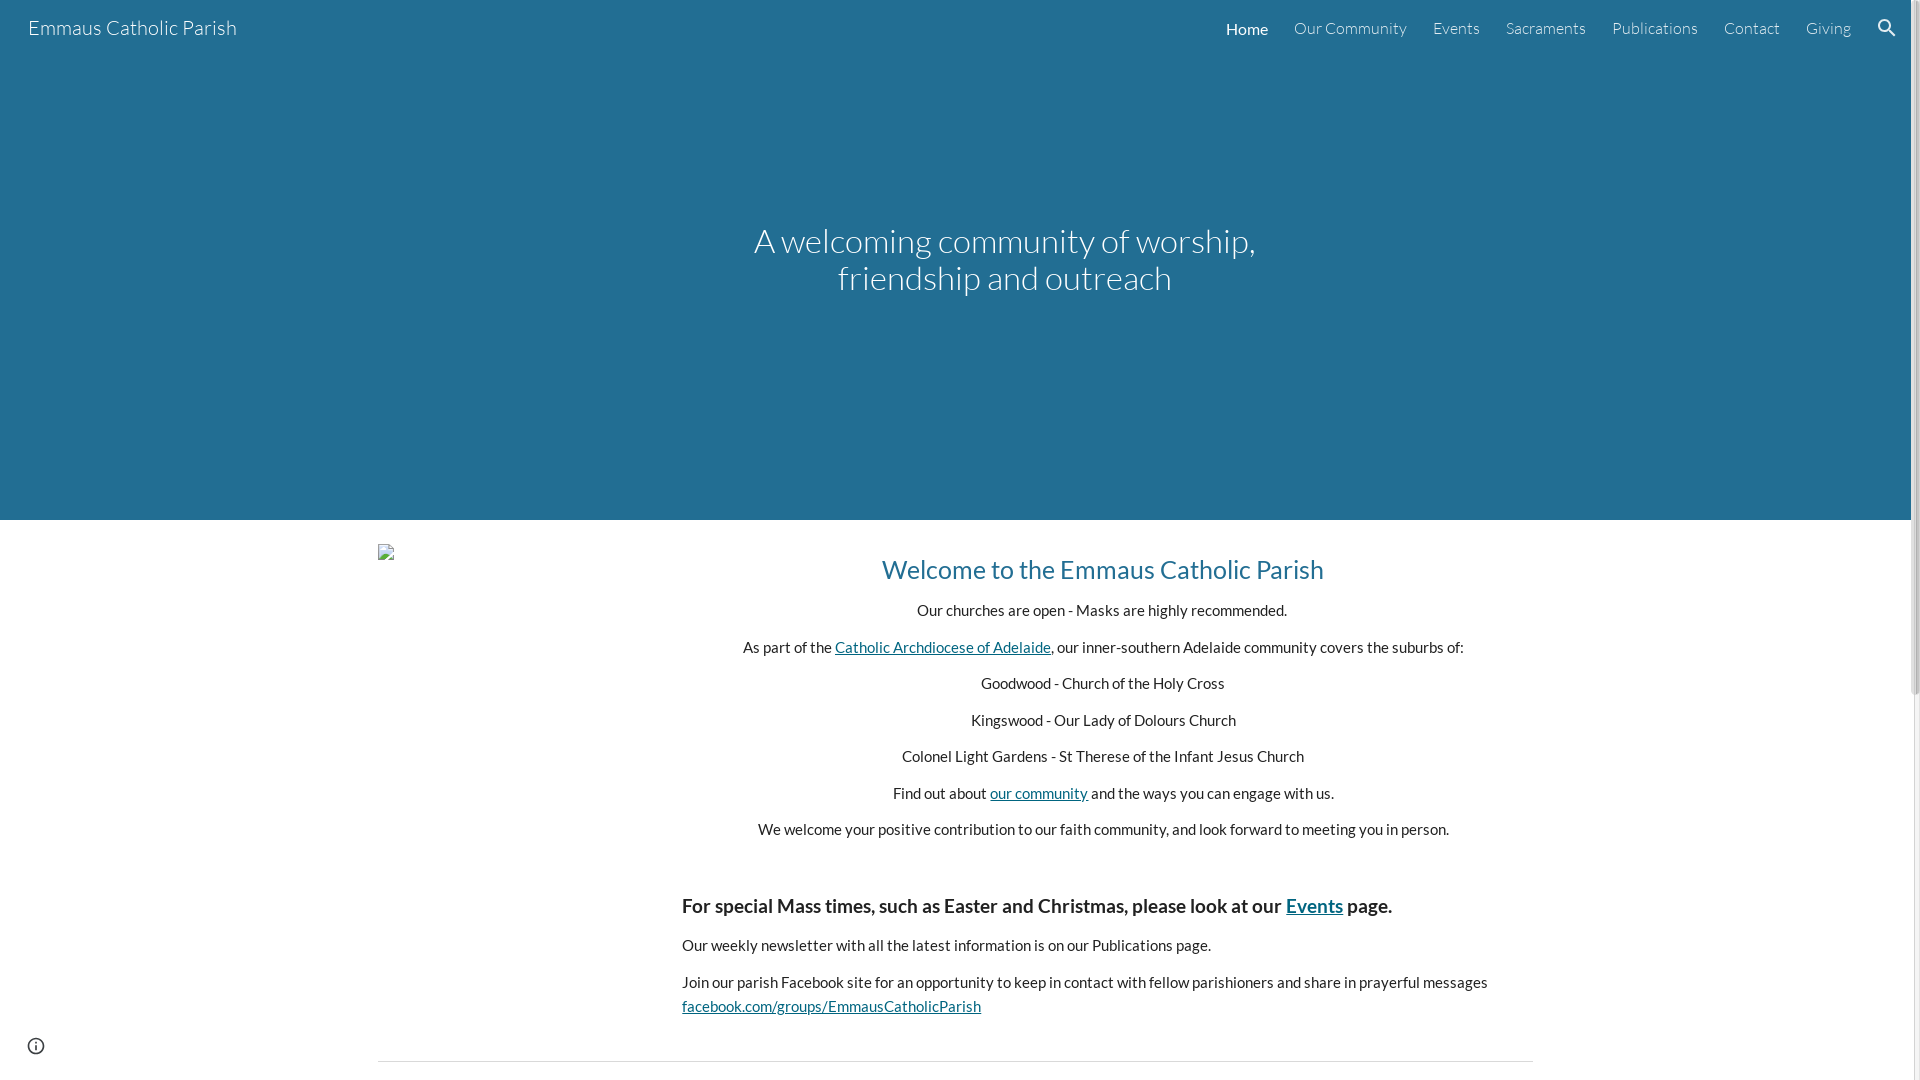 This screenshot has height=1080, width=1920. Describe the element at coordinates (1246, 27) in the screenshot. I see `'Home'` at that location.